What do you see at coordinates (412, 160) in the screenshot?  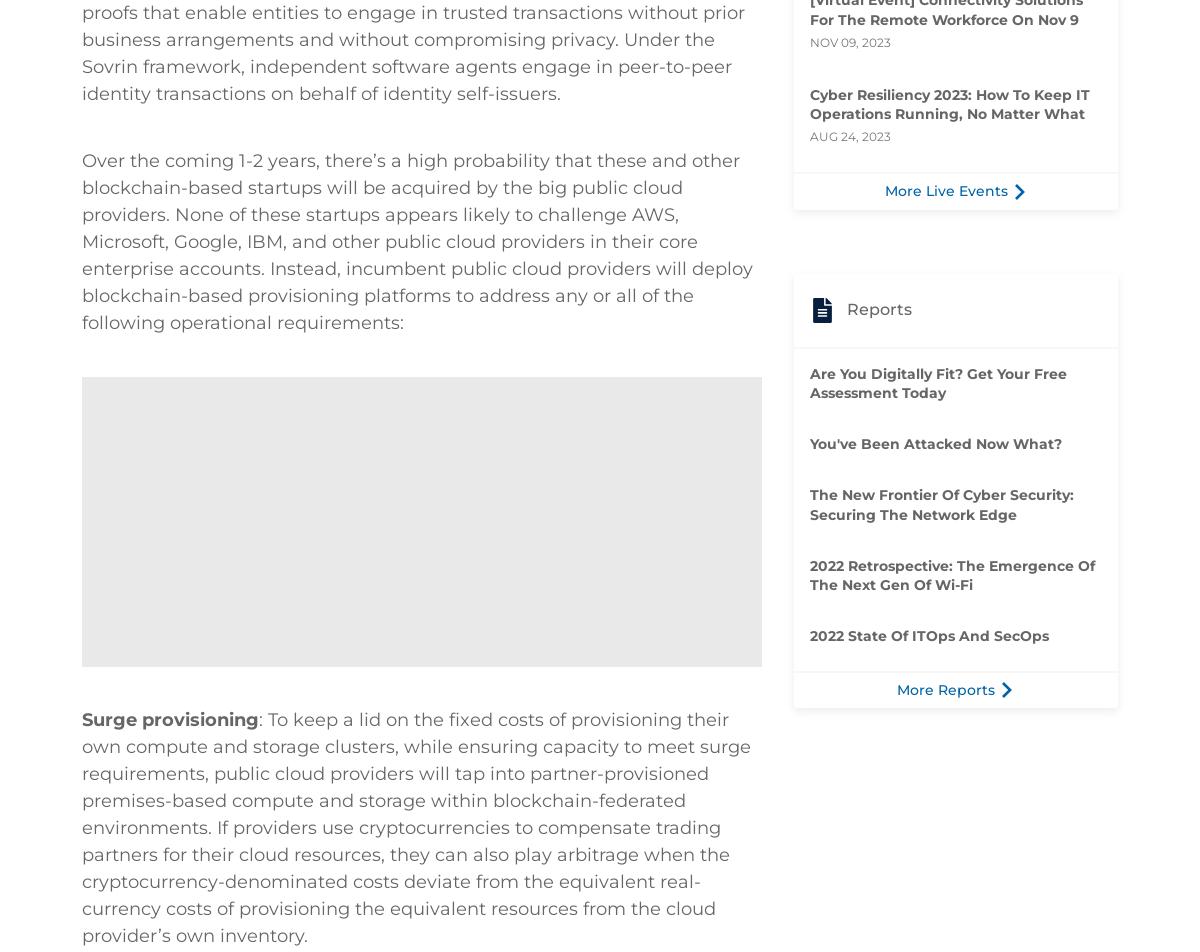 I see `': Traditional cloud services require that users register with the service provider and thereby allow that company to manage one’s digital identities and credentials. However,'` at bounding box center [412, 160].